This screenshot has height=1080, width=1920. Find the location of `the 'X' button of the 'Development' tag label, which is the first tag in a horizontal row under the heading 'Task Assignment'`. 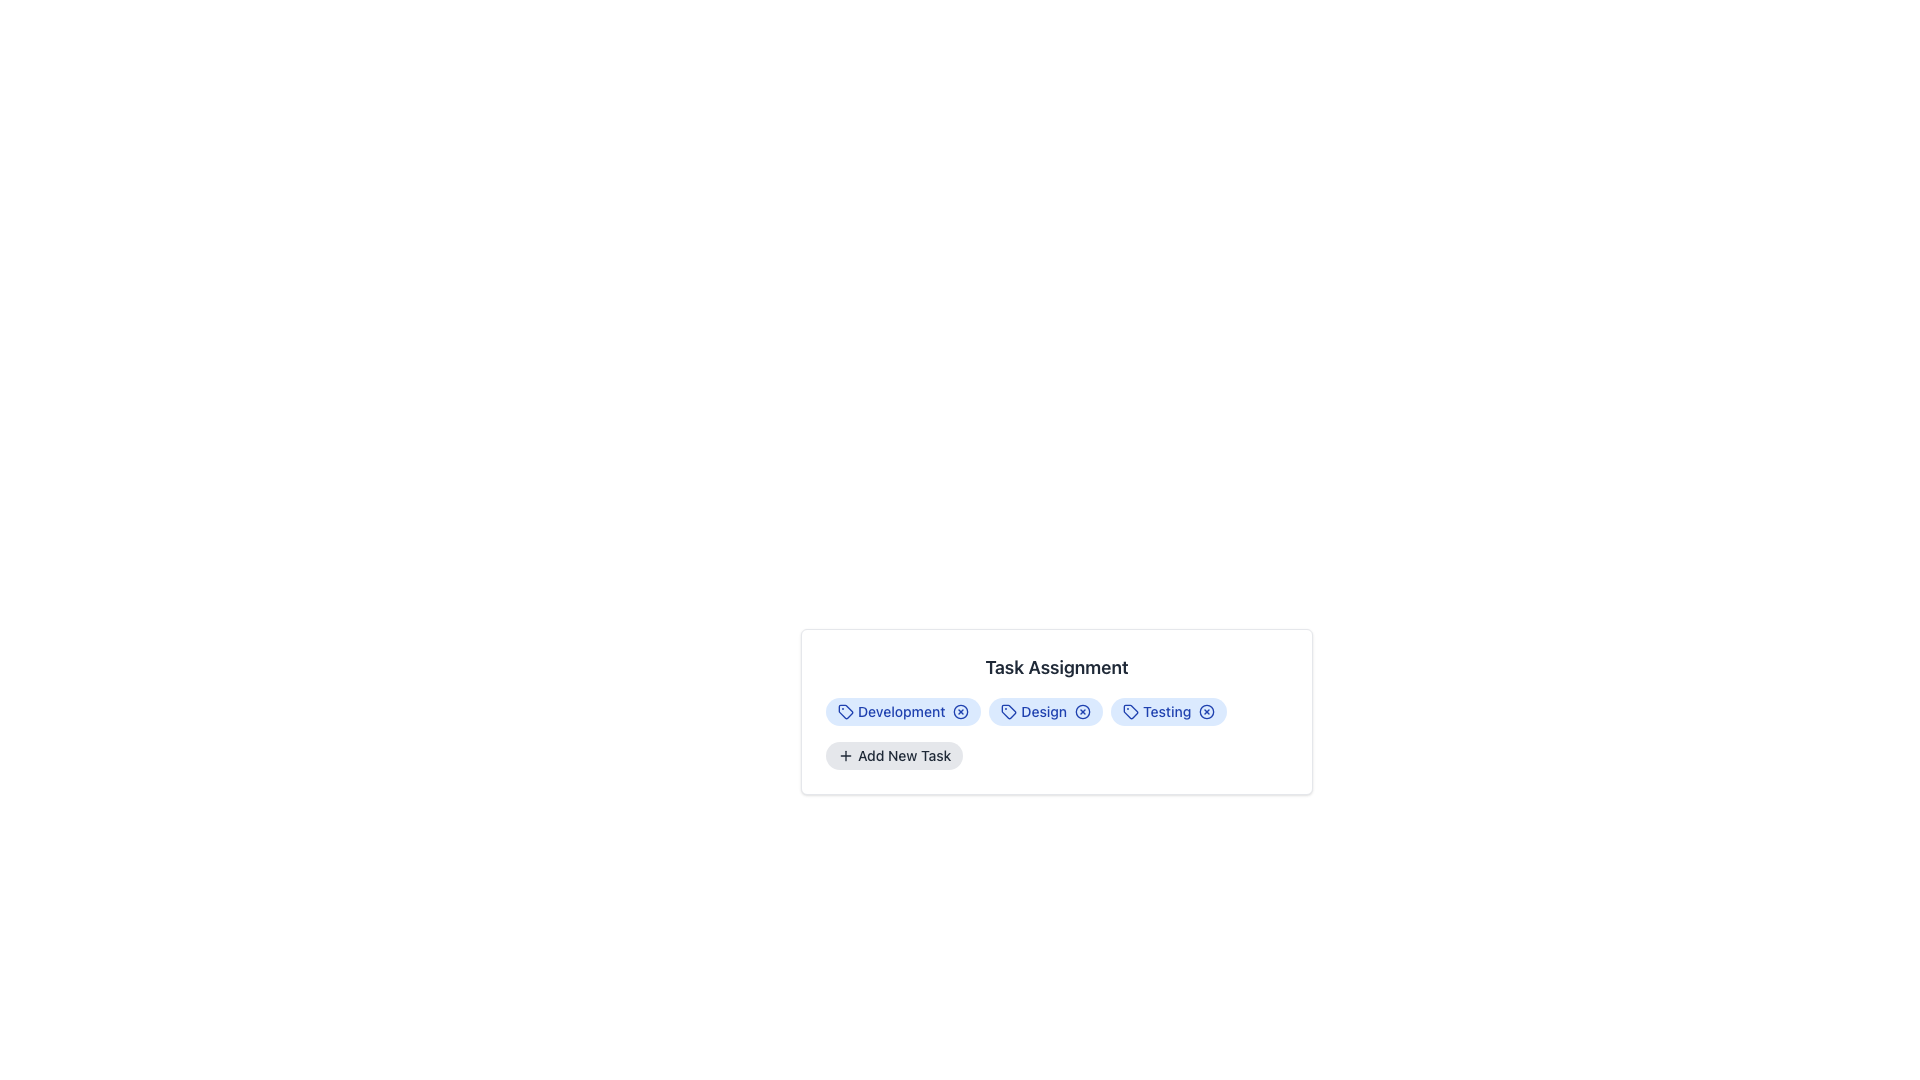

the 'X' button of the 'Development' tag label, which is the first tag in a horizontal row under the heading 'Task Assignment' is located at coordinates (902, 711).